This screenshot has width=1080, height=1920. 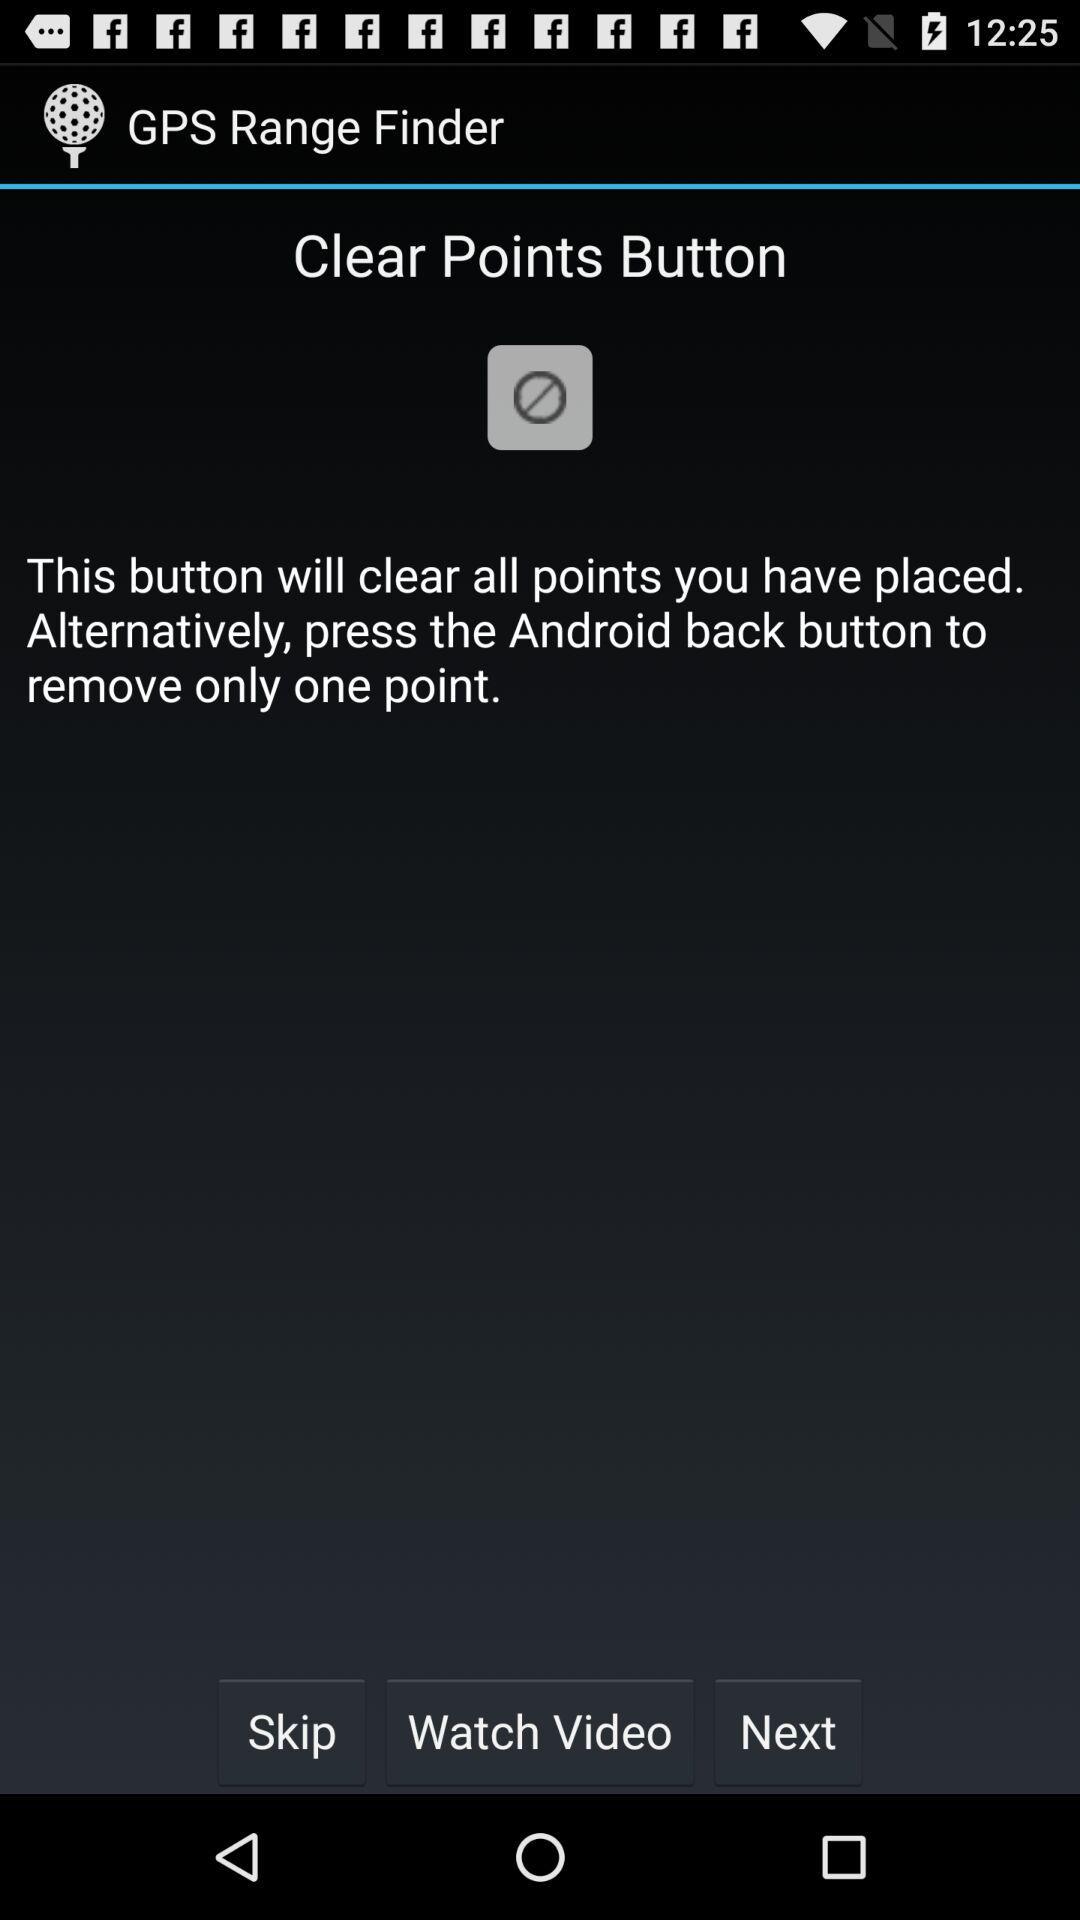 I want to click on the button at the bottom, so click(x=540, y=1730).